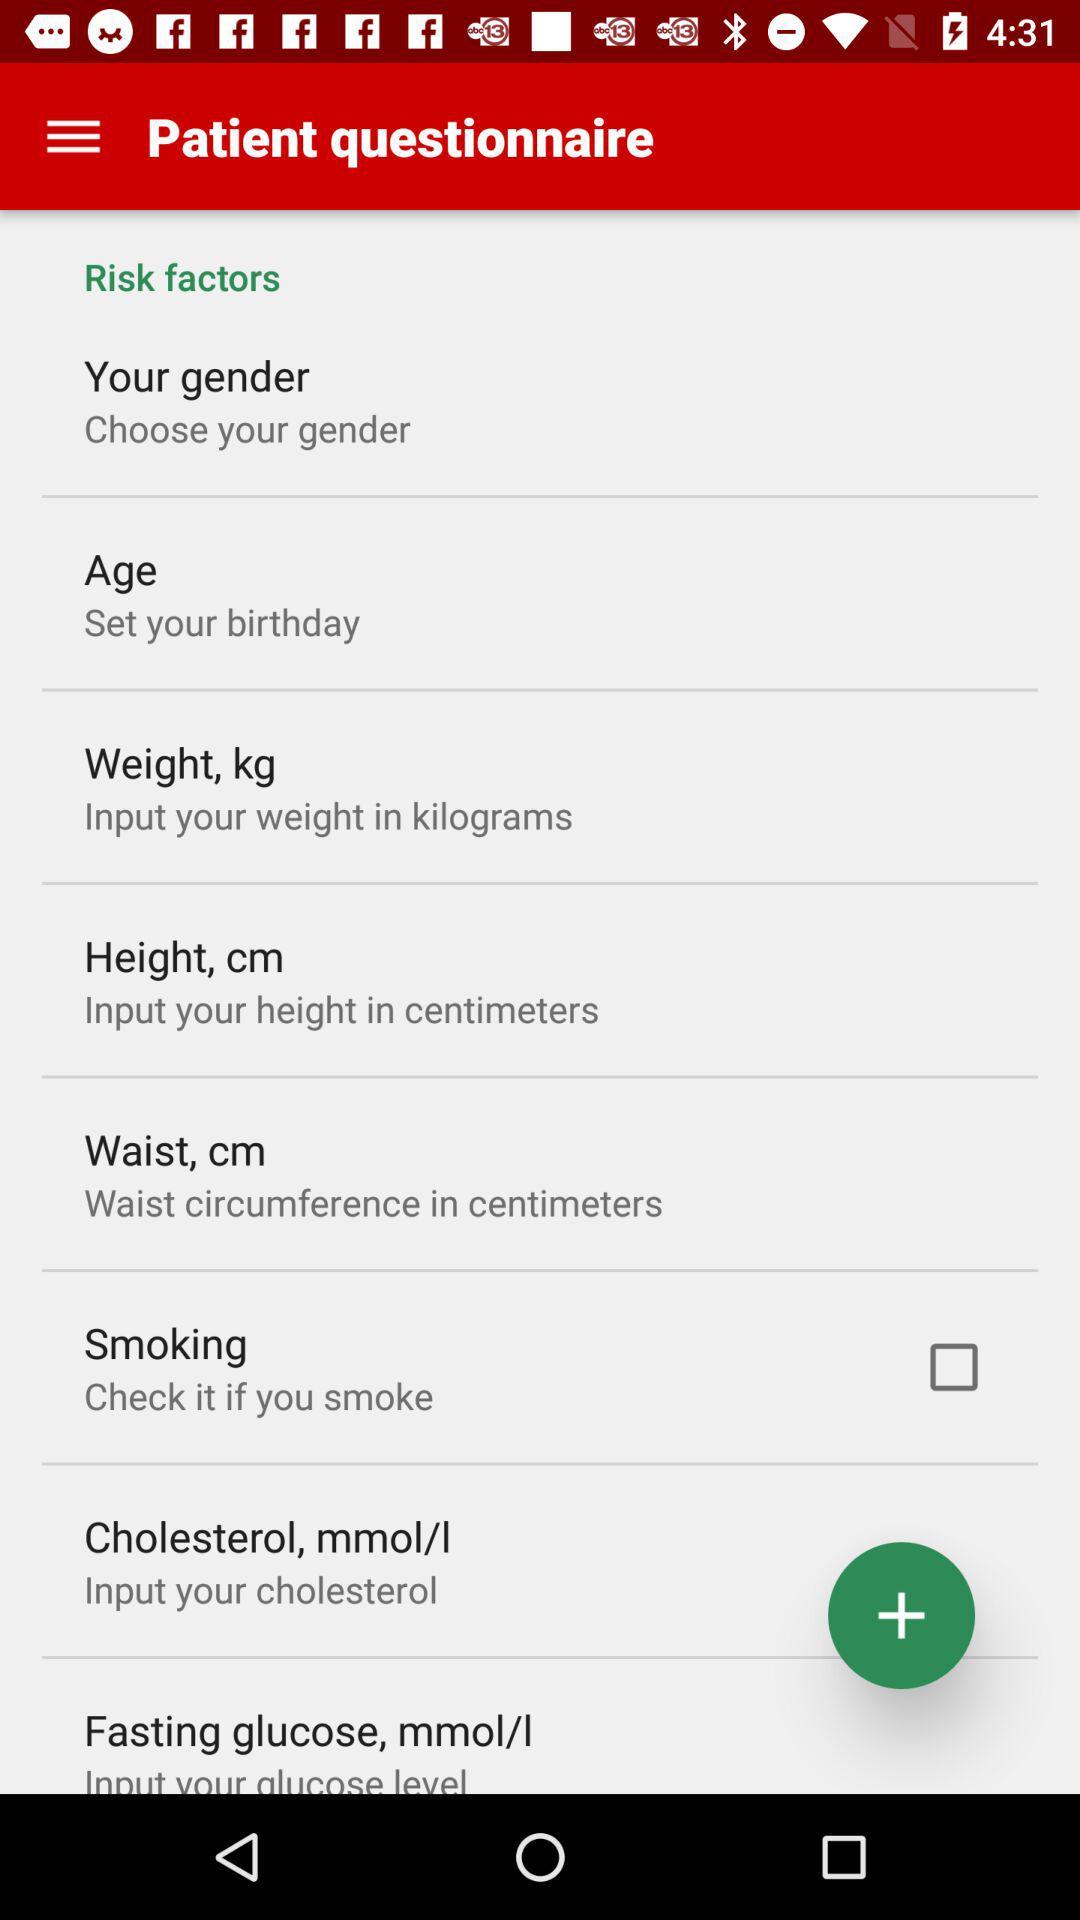 The image size is (1080, 1920). Describe the element at coordinates (72, 135) in the screenshot. I see `the app next to the patient questionnaire` at that location.